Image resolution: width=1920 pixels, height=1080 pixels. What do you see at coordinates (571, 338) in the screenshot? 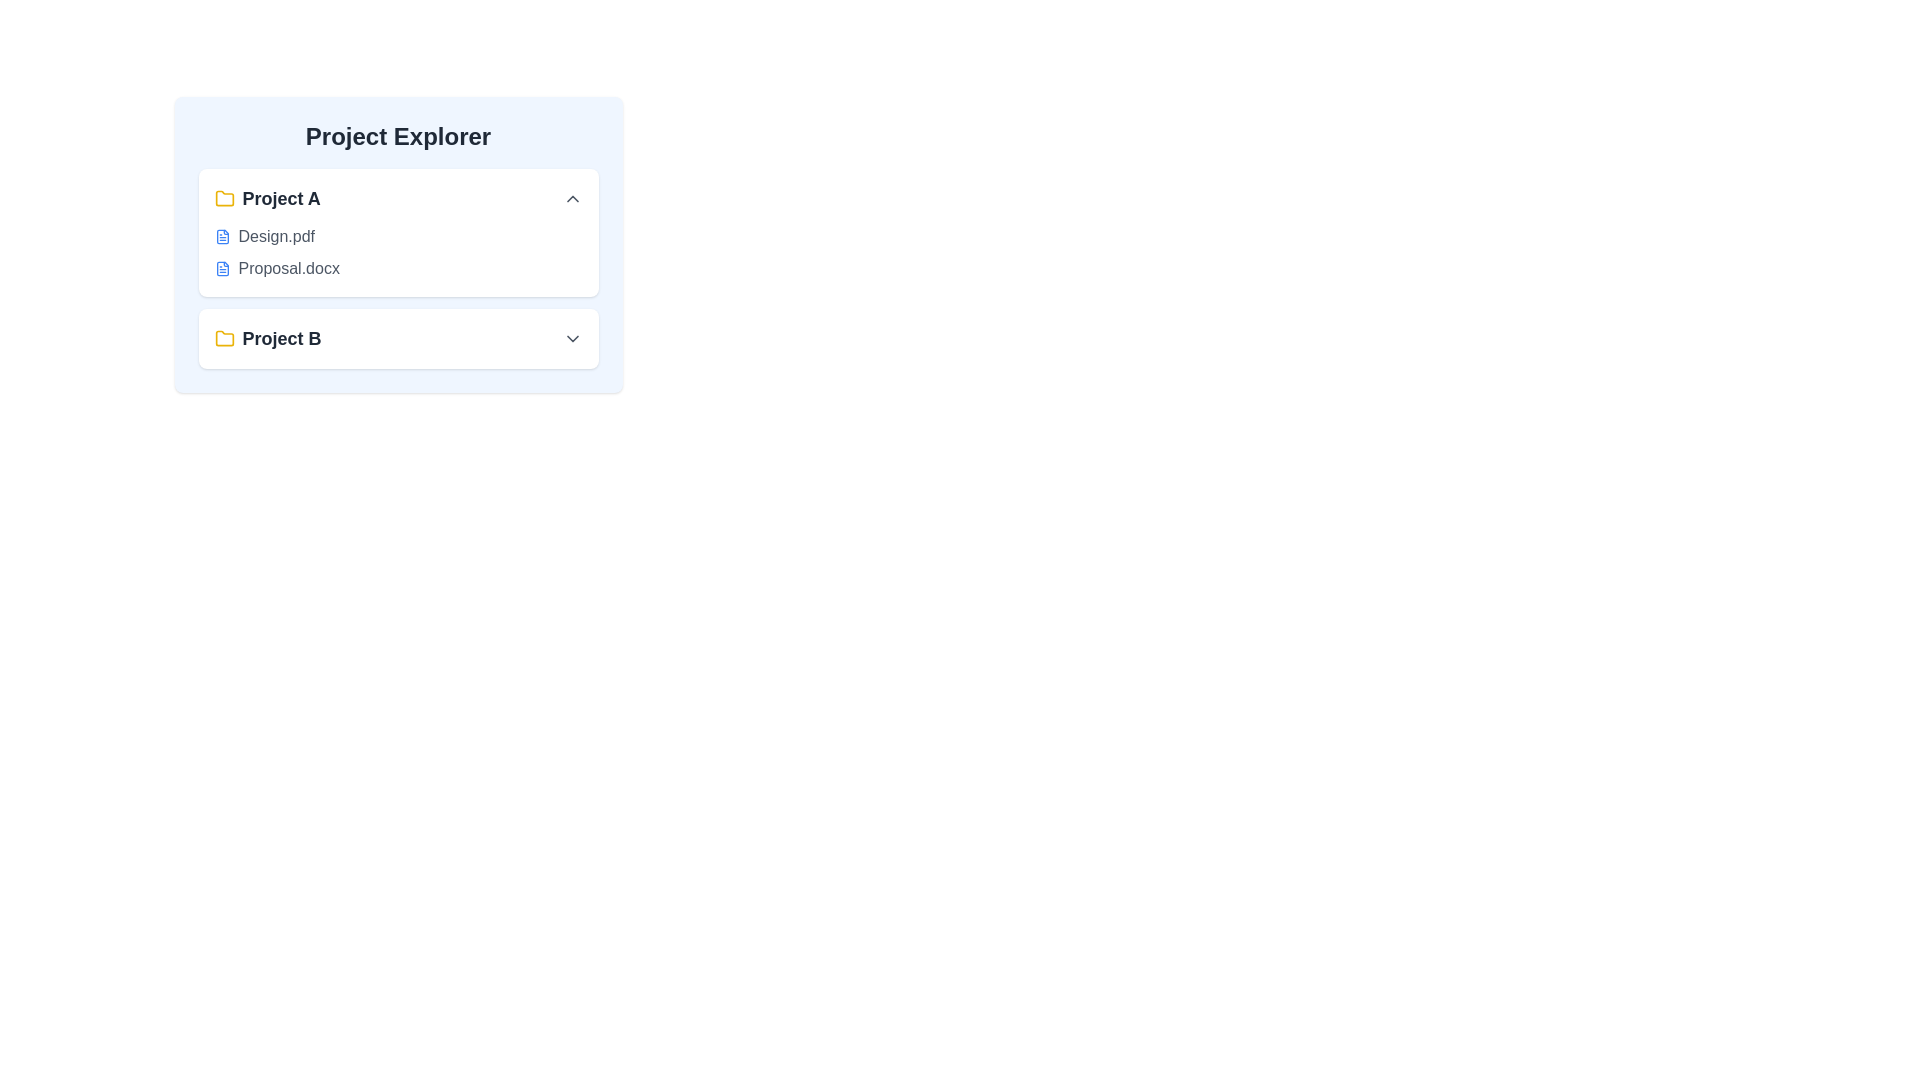
I see `toggle button of Project B to expand or collapse it` at bounding box center [571, 338].